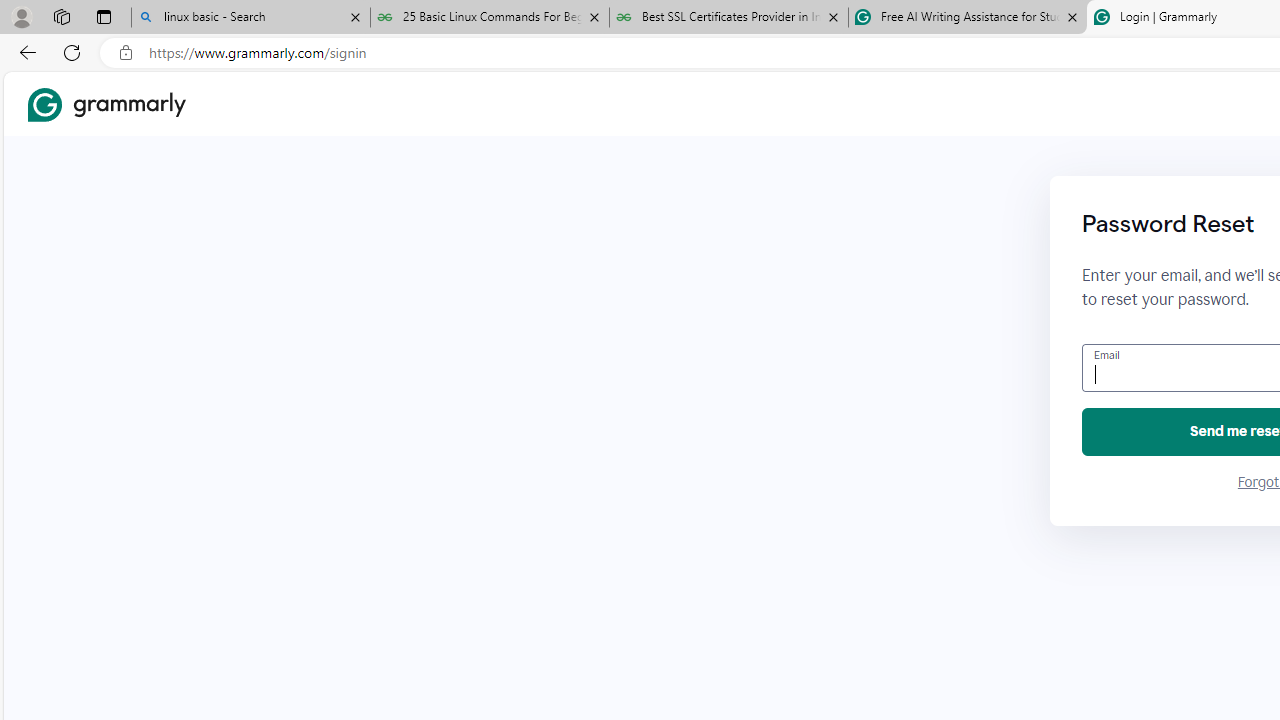 This screenshot has width=1280, height=720. I want to click on 'Best SSL Certificates Provider in India - GeeksforGeeks', so click(728, 17).